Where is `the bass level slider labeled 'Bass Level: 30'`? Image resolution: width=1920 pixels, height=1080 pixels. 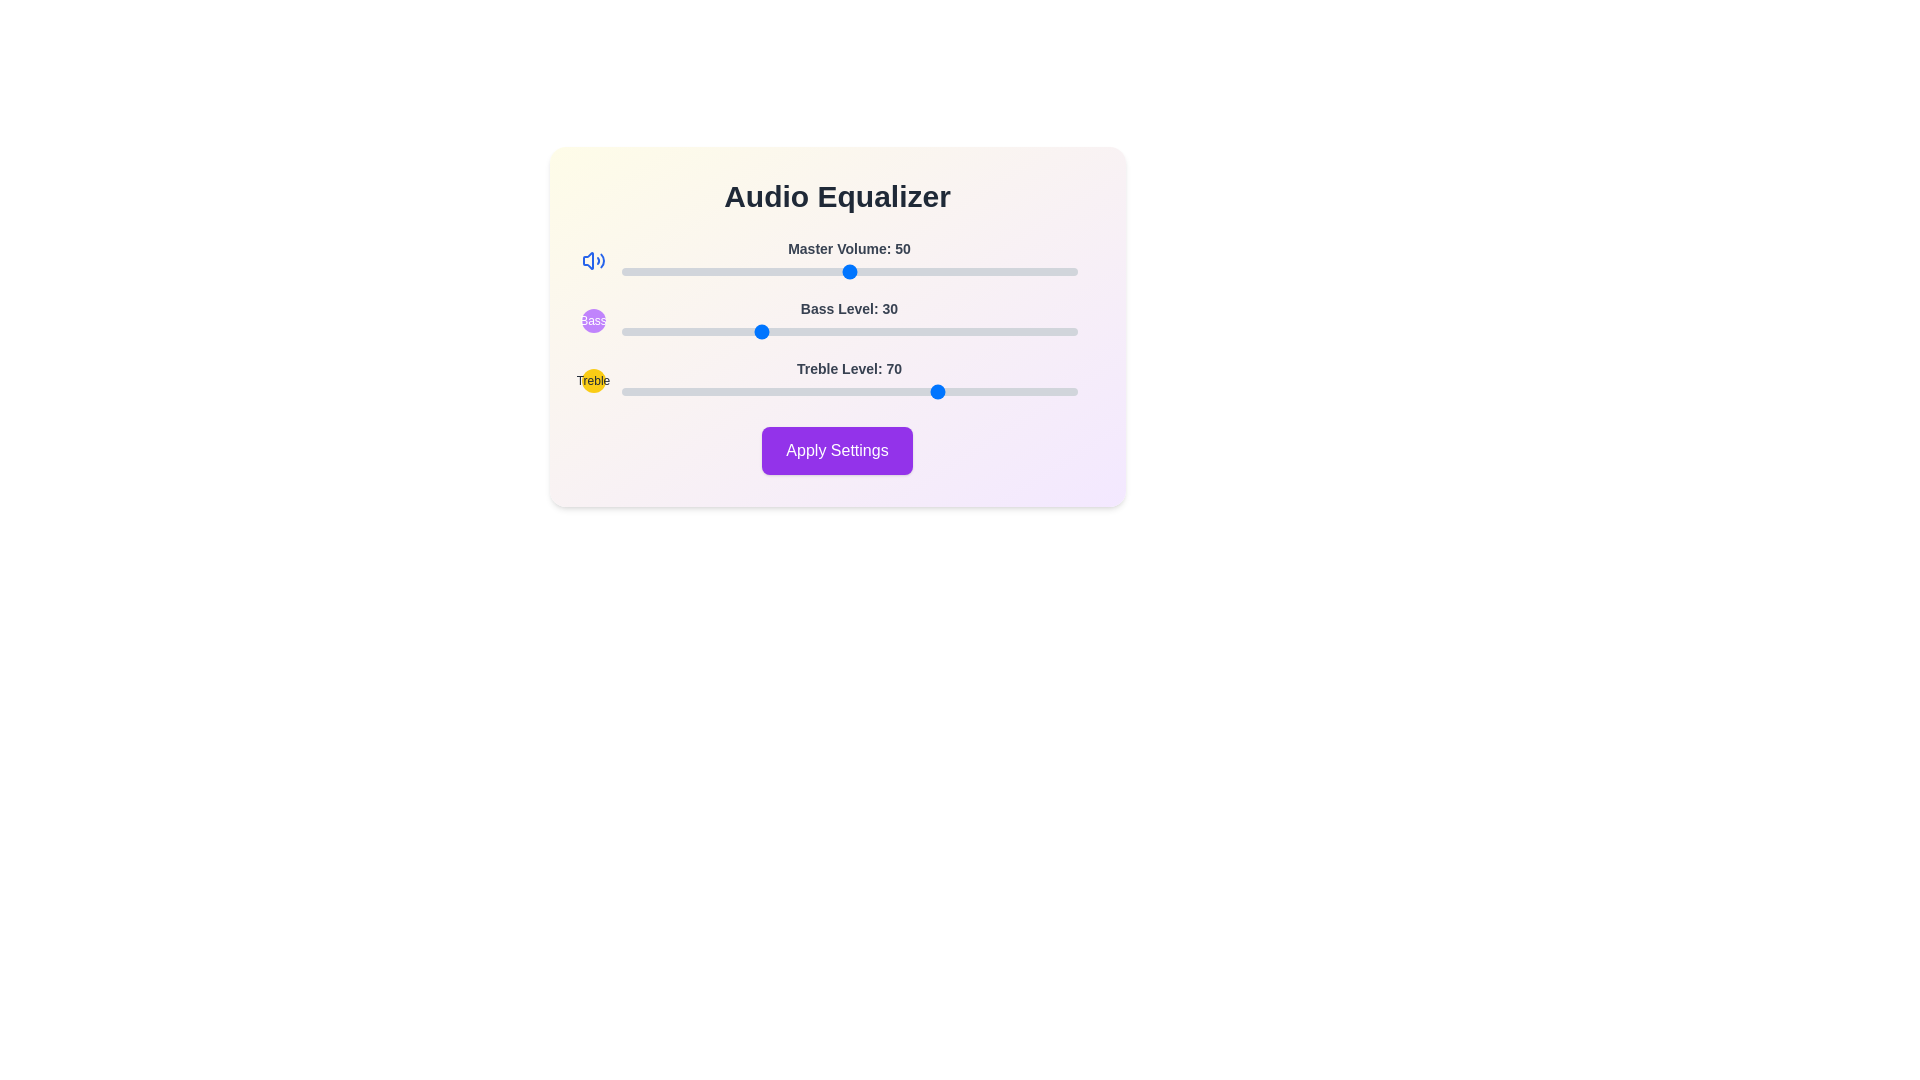
the bass level slider labeled 'Bass Level: 30' is located at coordinates (849, 319).